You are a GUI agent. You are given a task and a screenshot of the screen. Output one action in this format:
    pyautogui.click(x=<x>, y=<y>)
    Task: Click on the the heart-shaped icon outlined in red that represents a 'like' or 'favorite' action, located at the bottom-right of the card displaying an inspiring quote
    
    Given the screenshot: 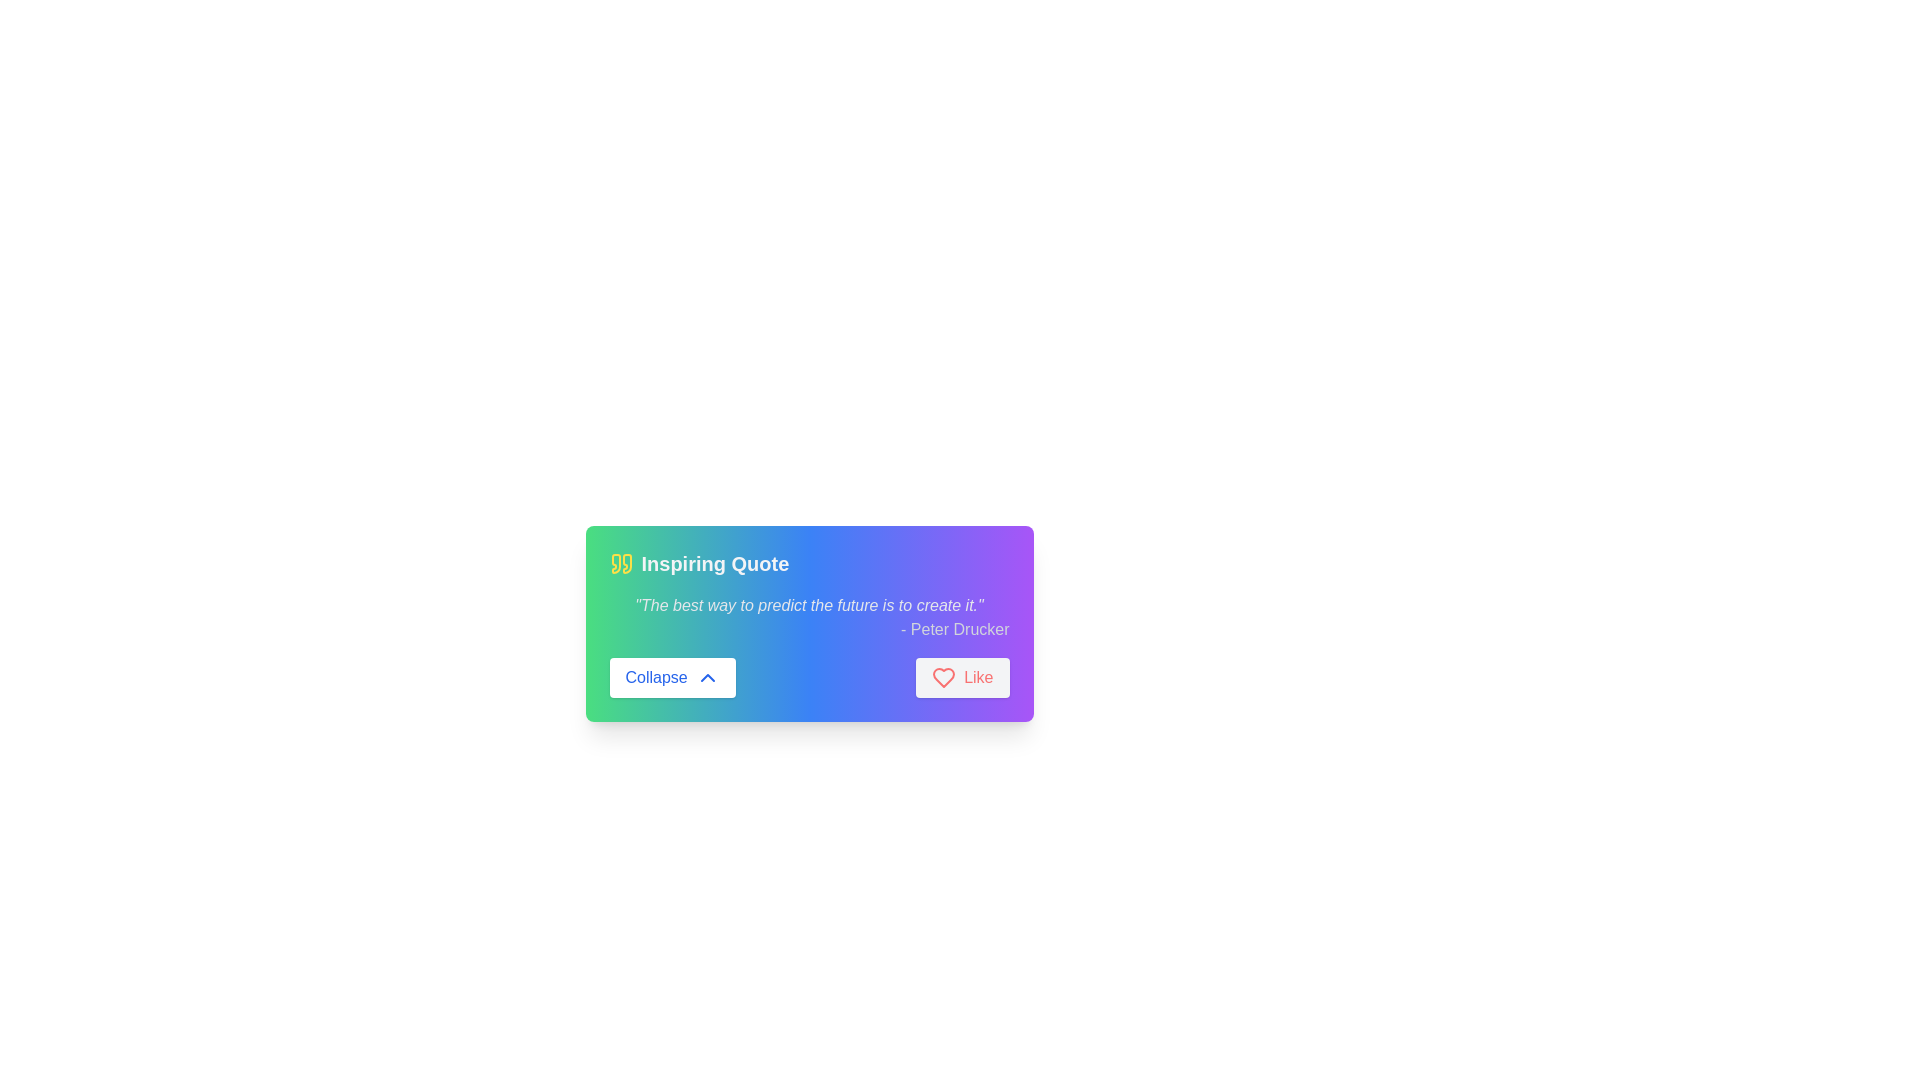 What is the action you would take?
    pyautogui.click(x=943, y=677)
    